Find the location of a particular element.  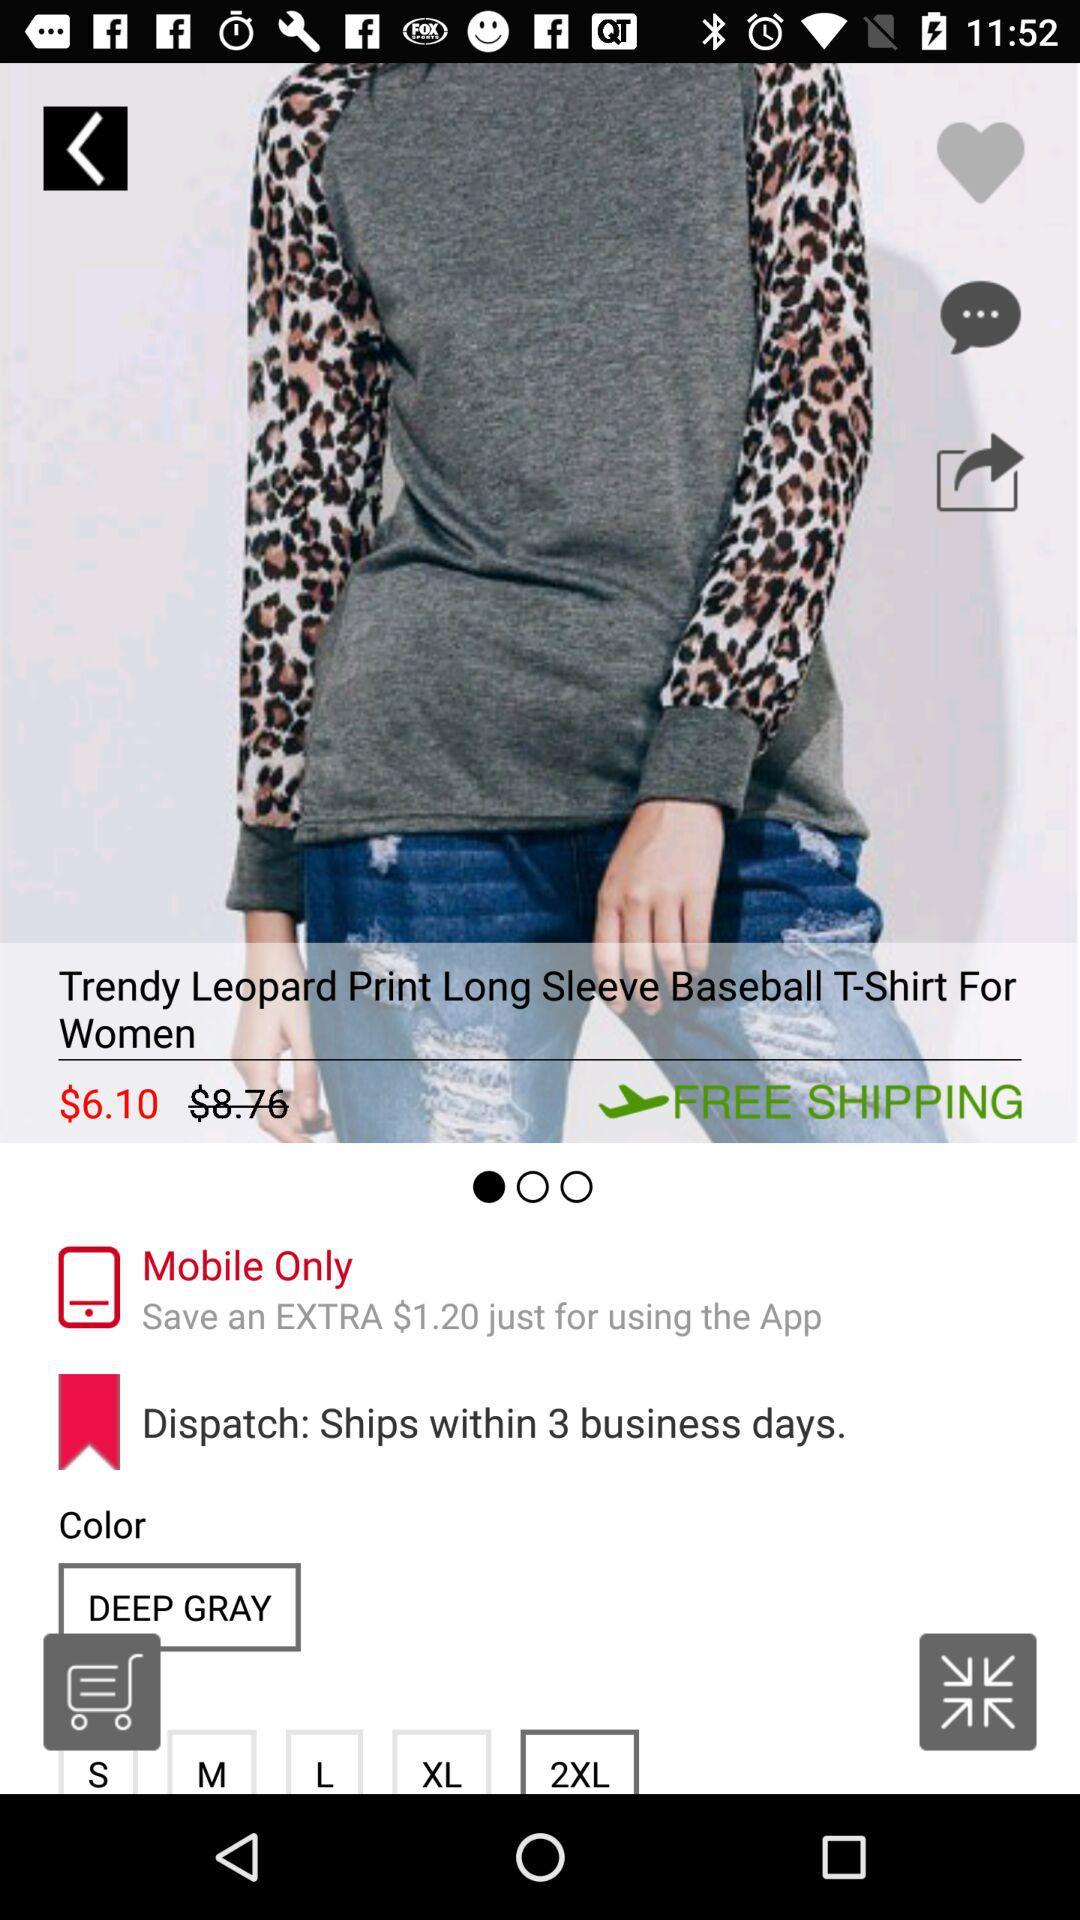

go back is located at coordinates (84, 147).